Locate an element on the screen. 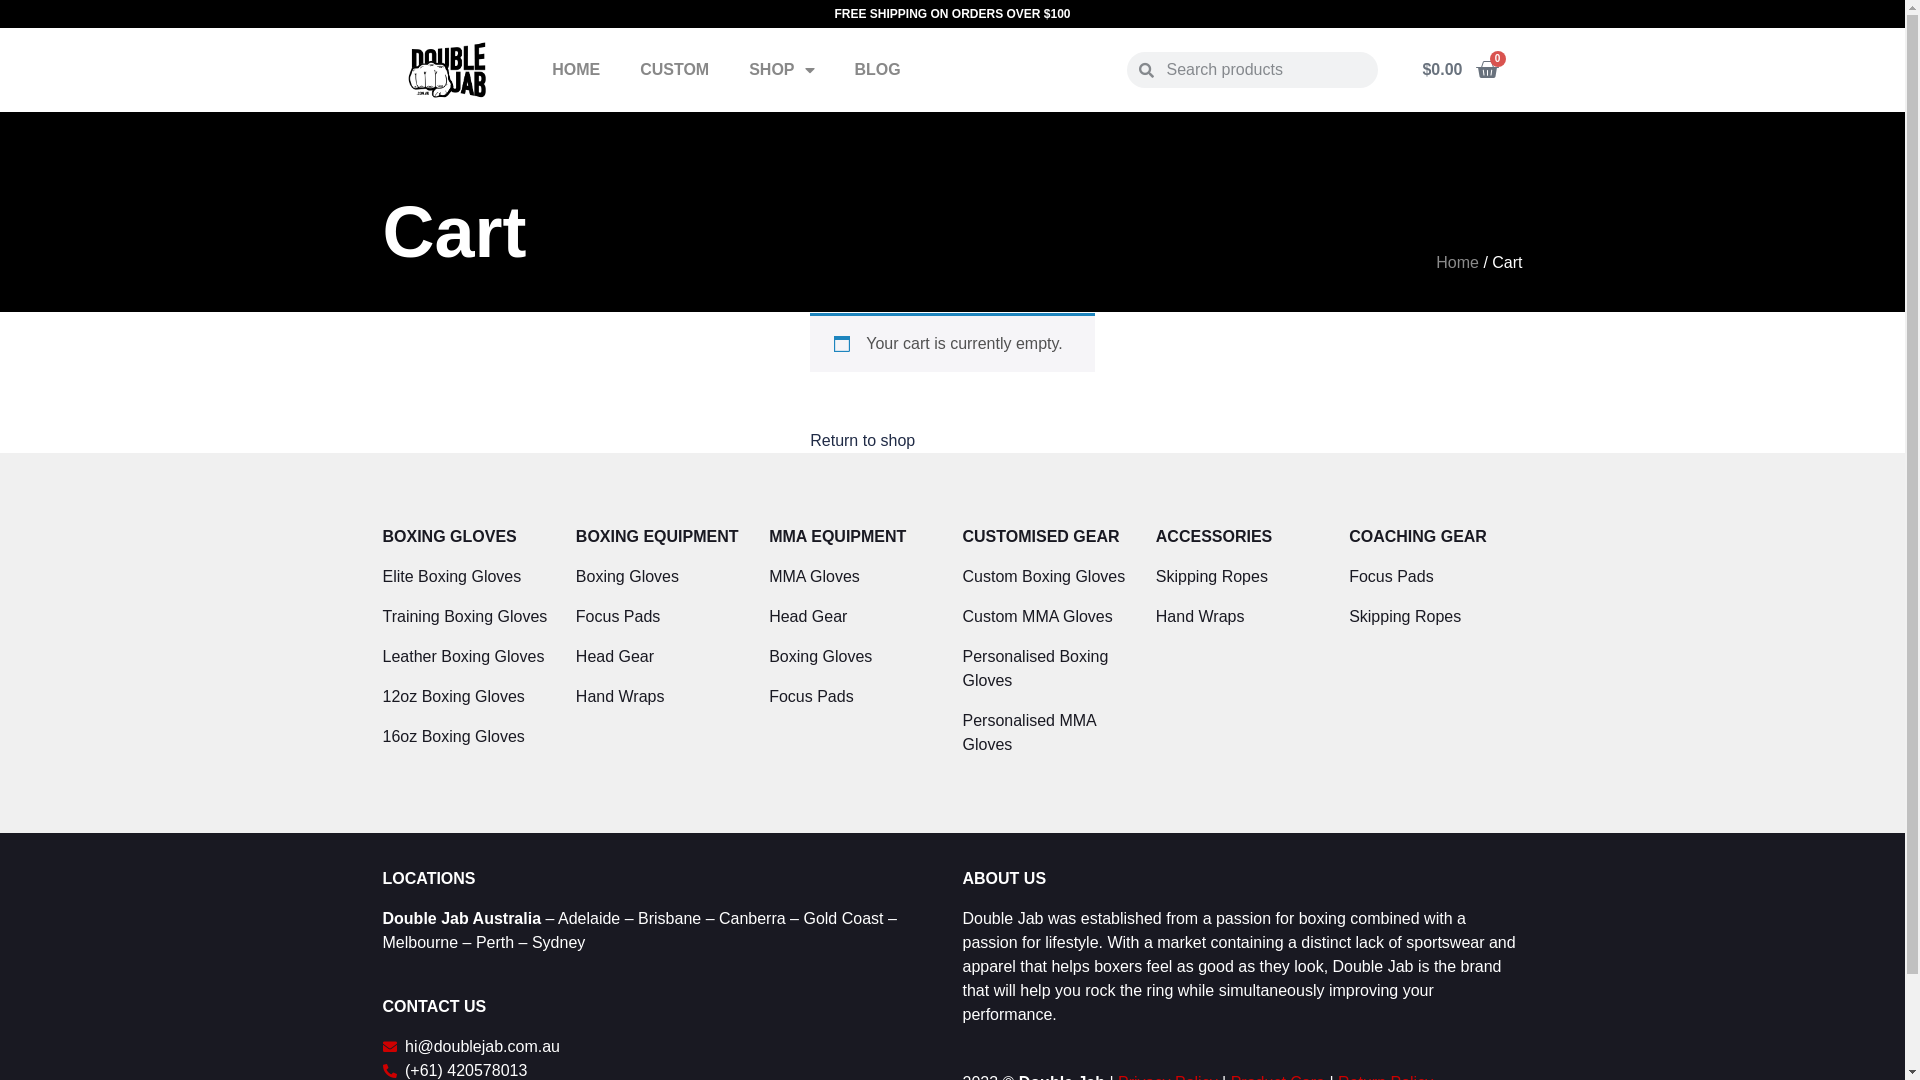 The height and width of the screenshot is (1080, 1920). 'Training Boxing Gloves' is located at coordinates (467, 616).